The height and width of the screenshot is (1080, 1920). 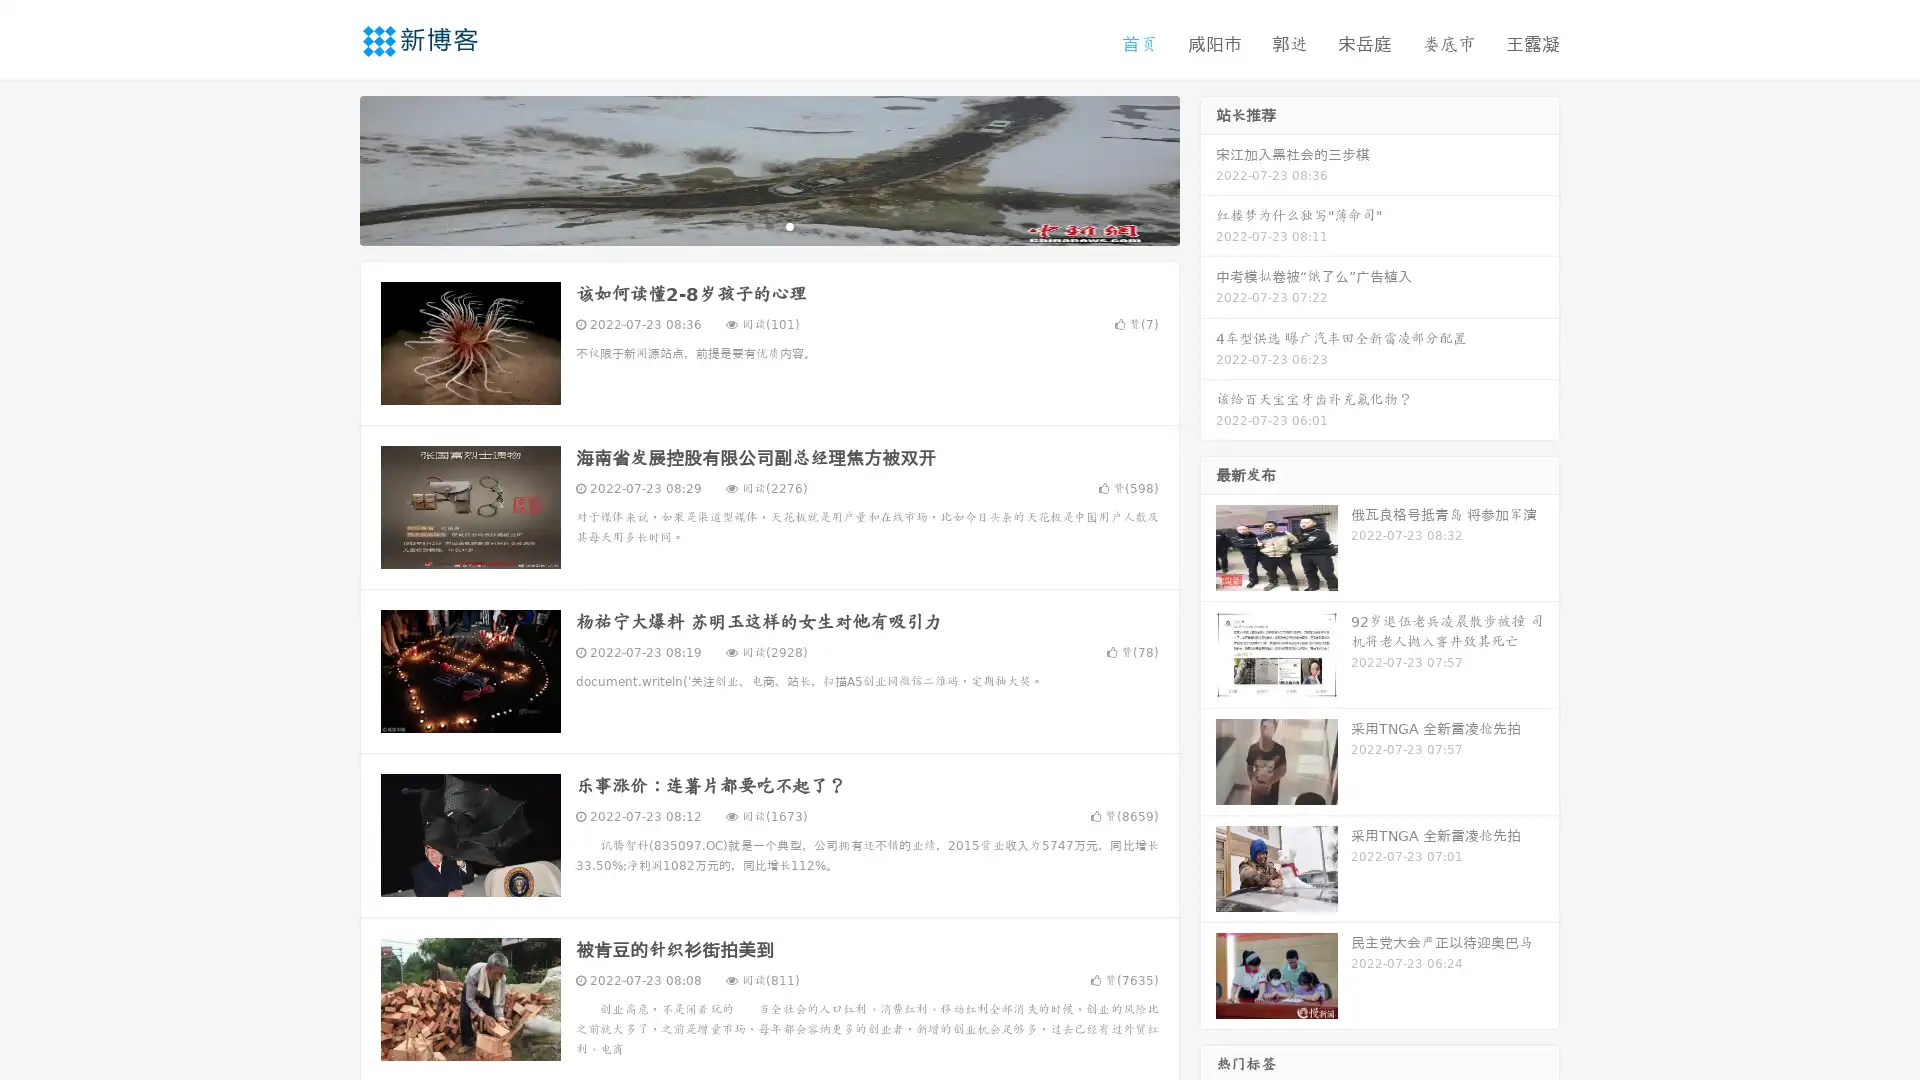 What do you see at coordinates (1208, 168) in the screenshot?
I see `Next slide` at bounding box center [1208, 168].